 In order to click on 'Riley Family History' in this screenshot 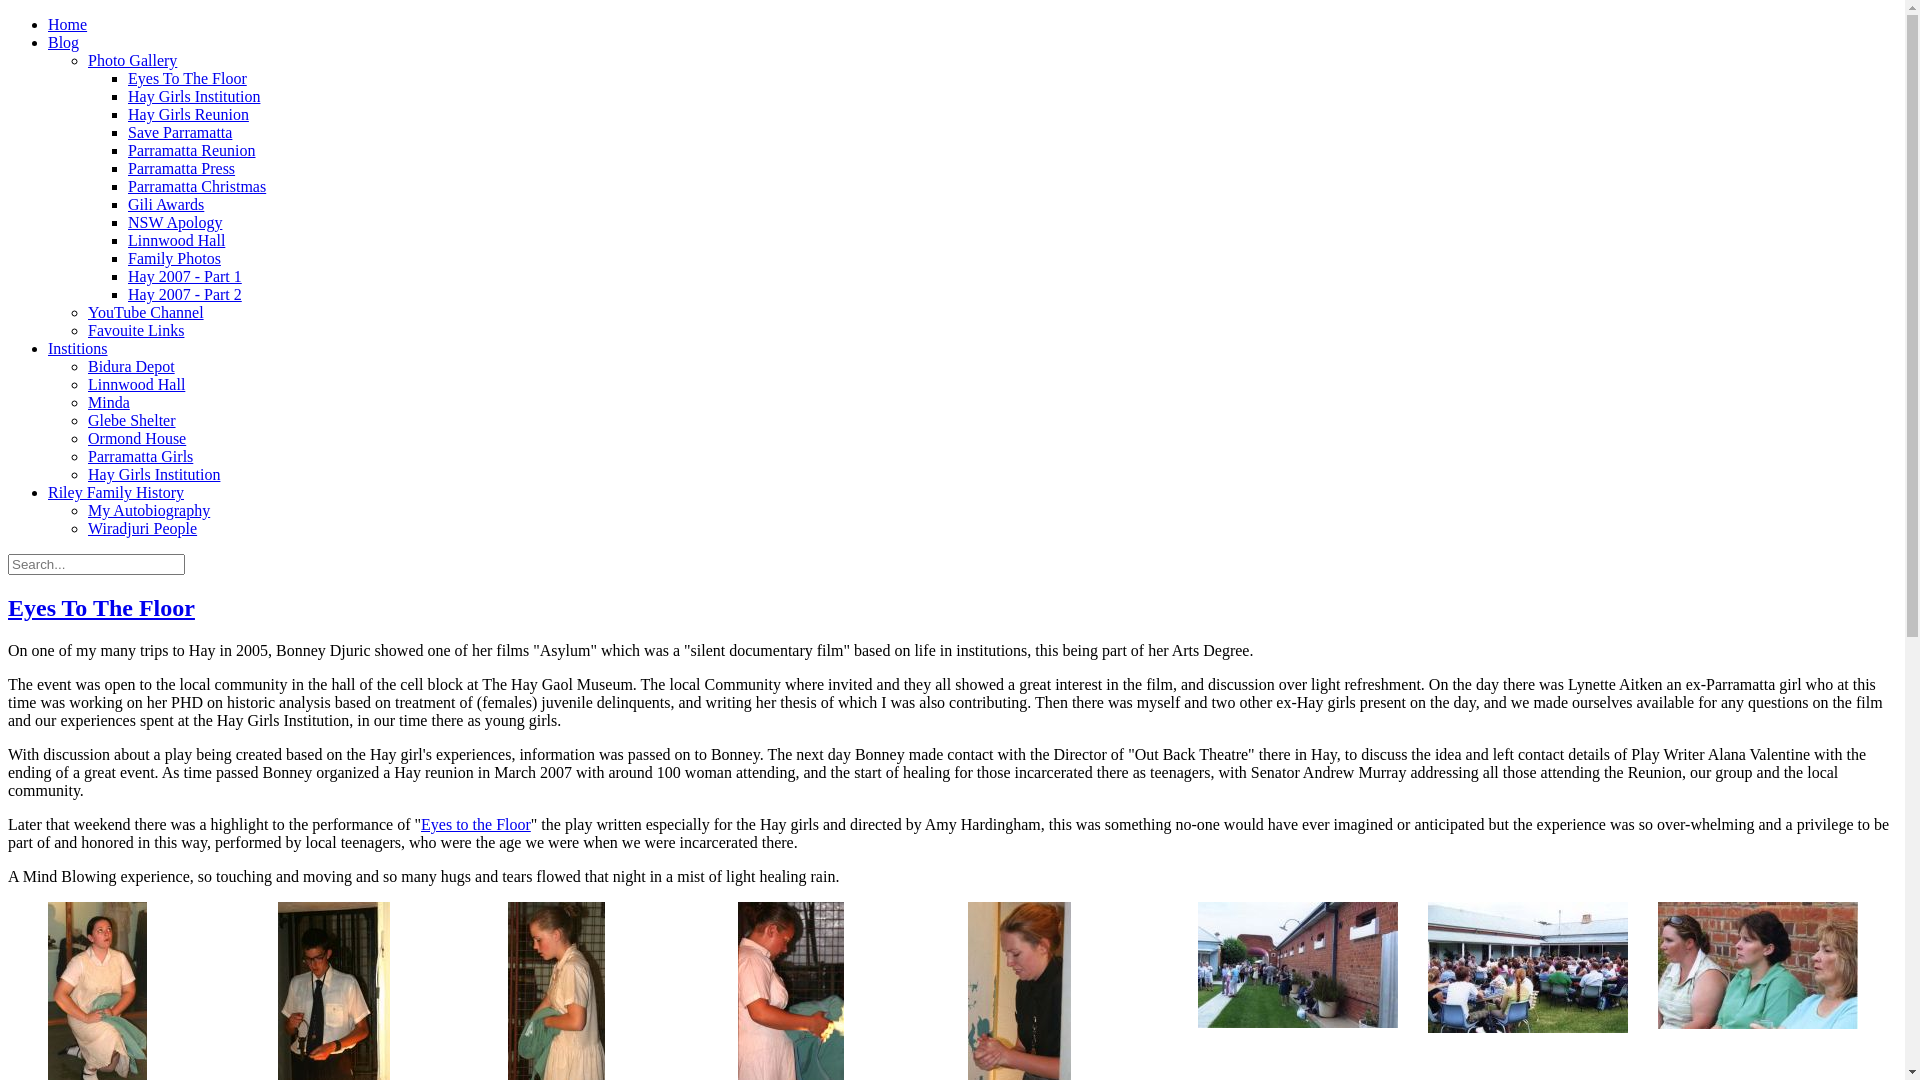, I will do `click(114, 492)`.